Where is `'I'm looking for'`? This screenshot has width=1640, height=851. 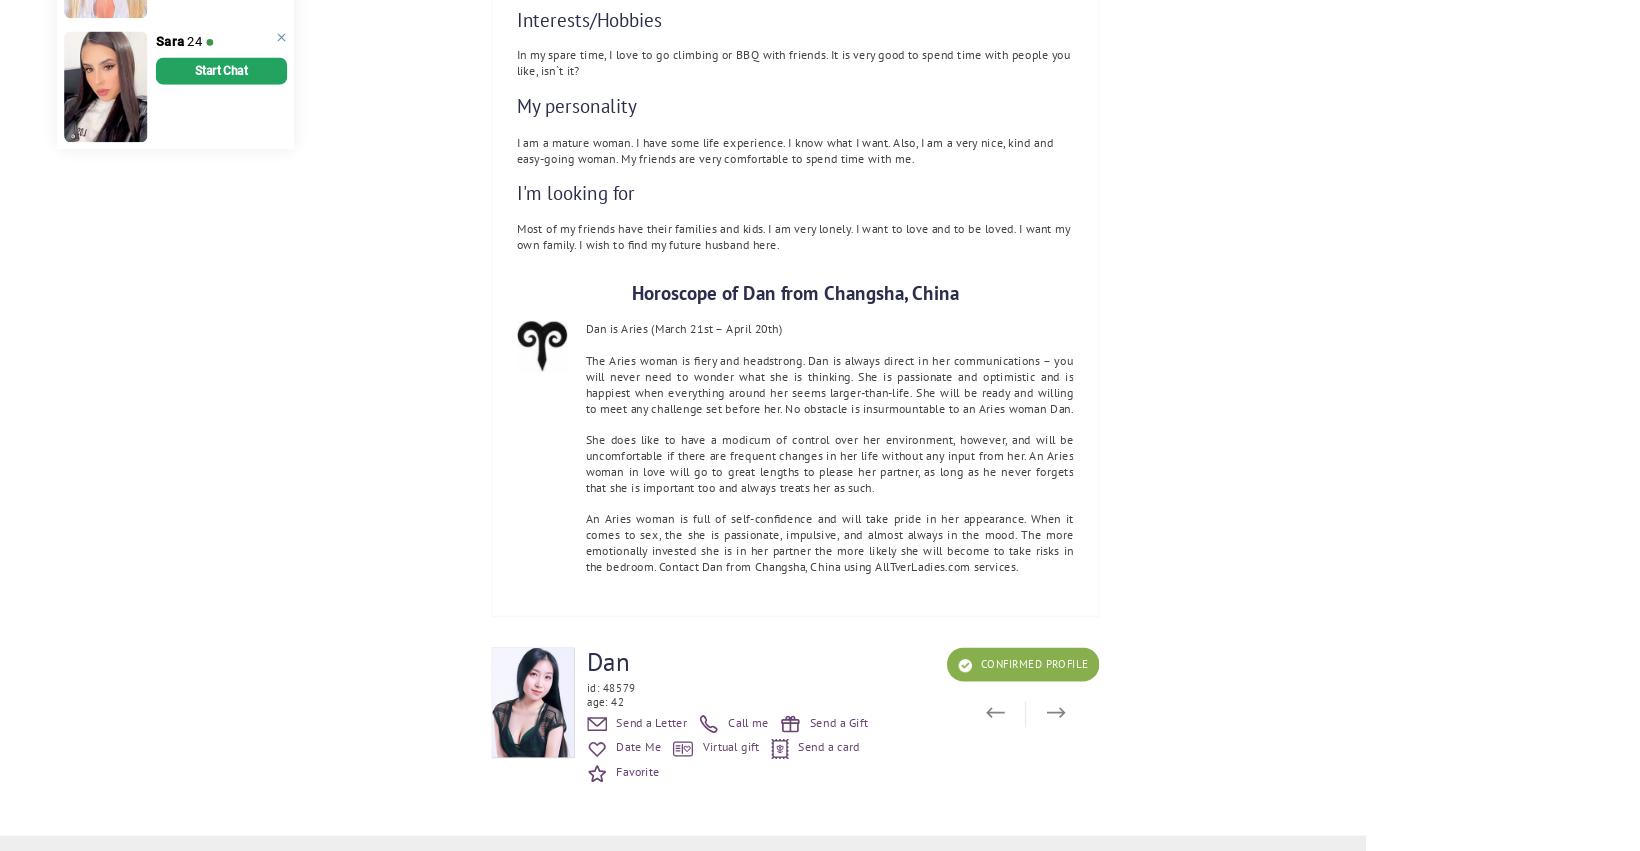
'I'm looking for' is located at coordinates (575, 192).